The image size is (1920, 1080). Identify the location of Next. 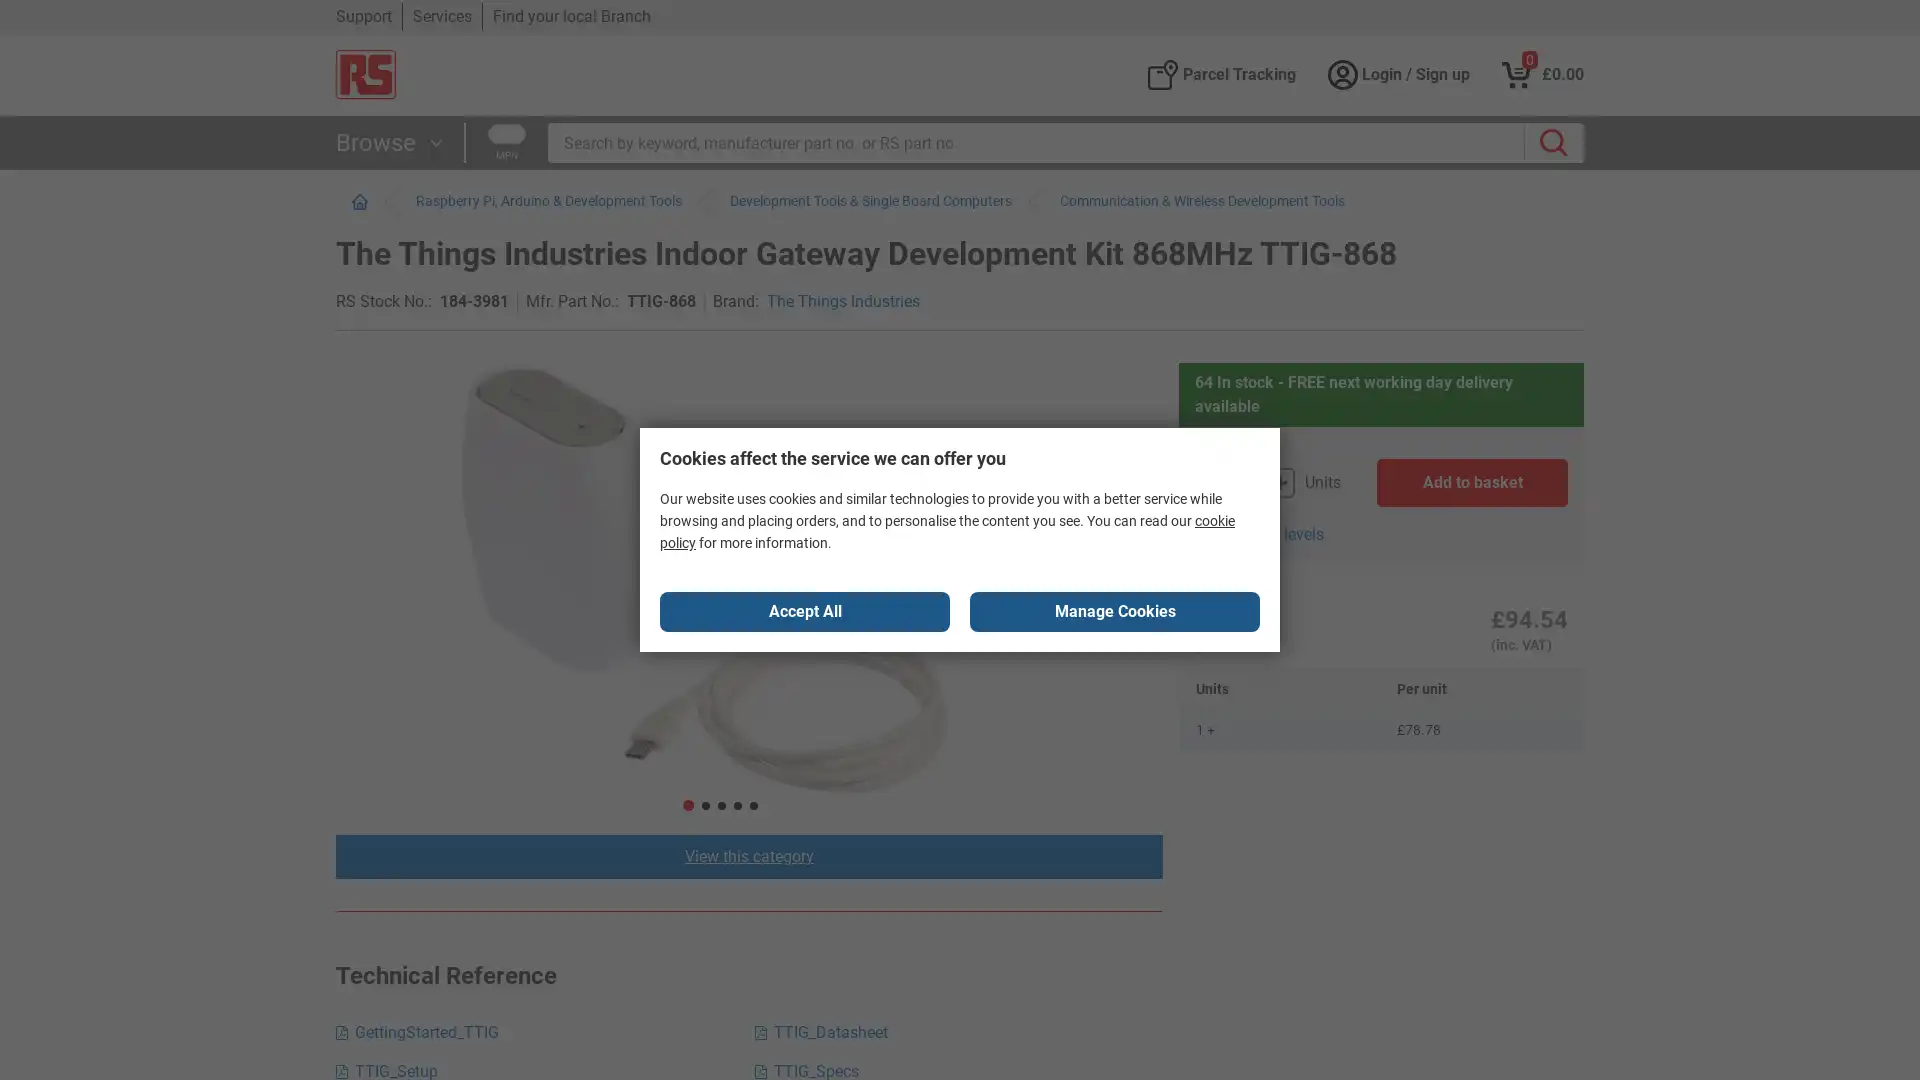
(392, 751).